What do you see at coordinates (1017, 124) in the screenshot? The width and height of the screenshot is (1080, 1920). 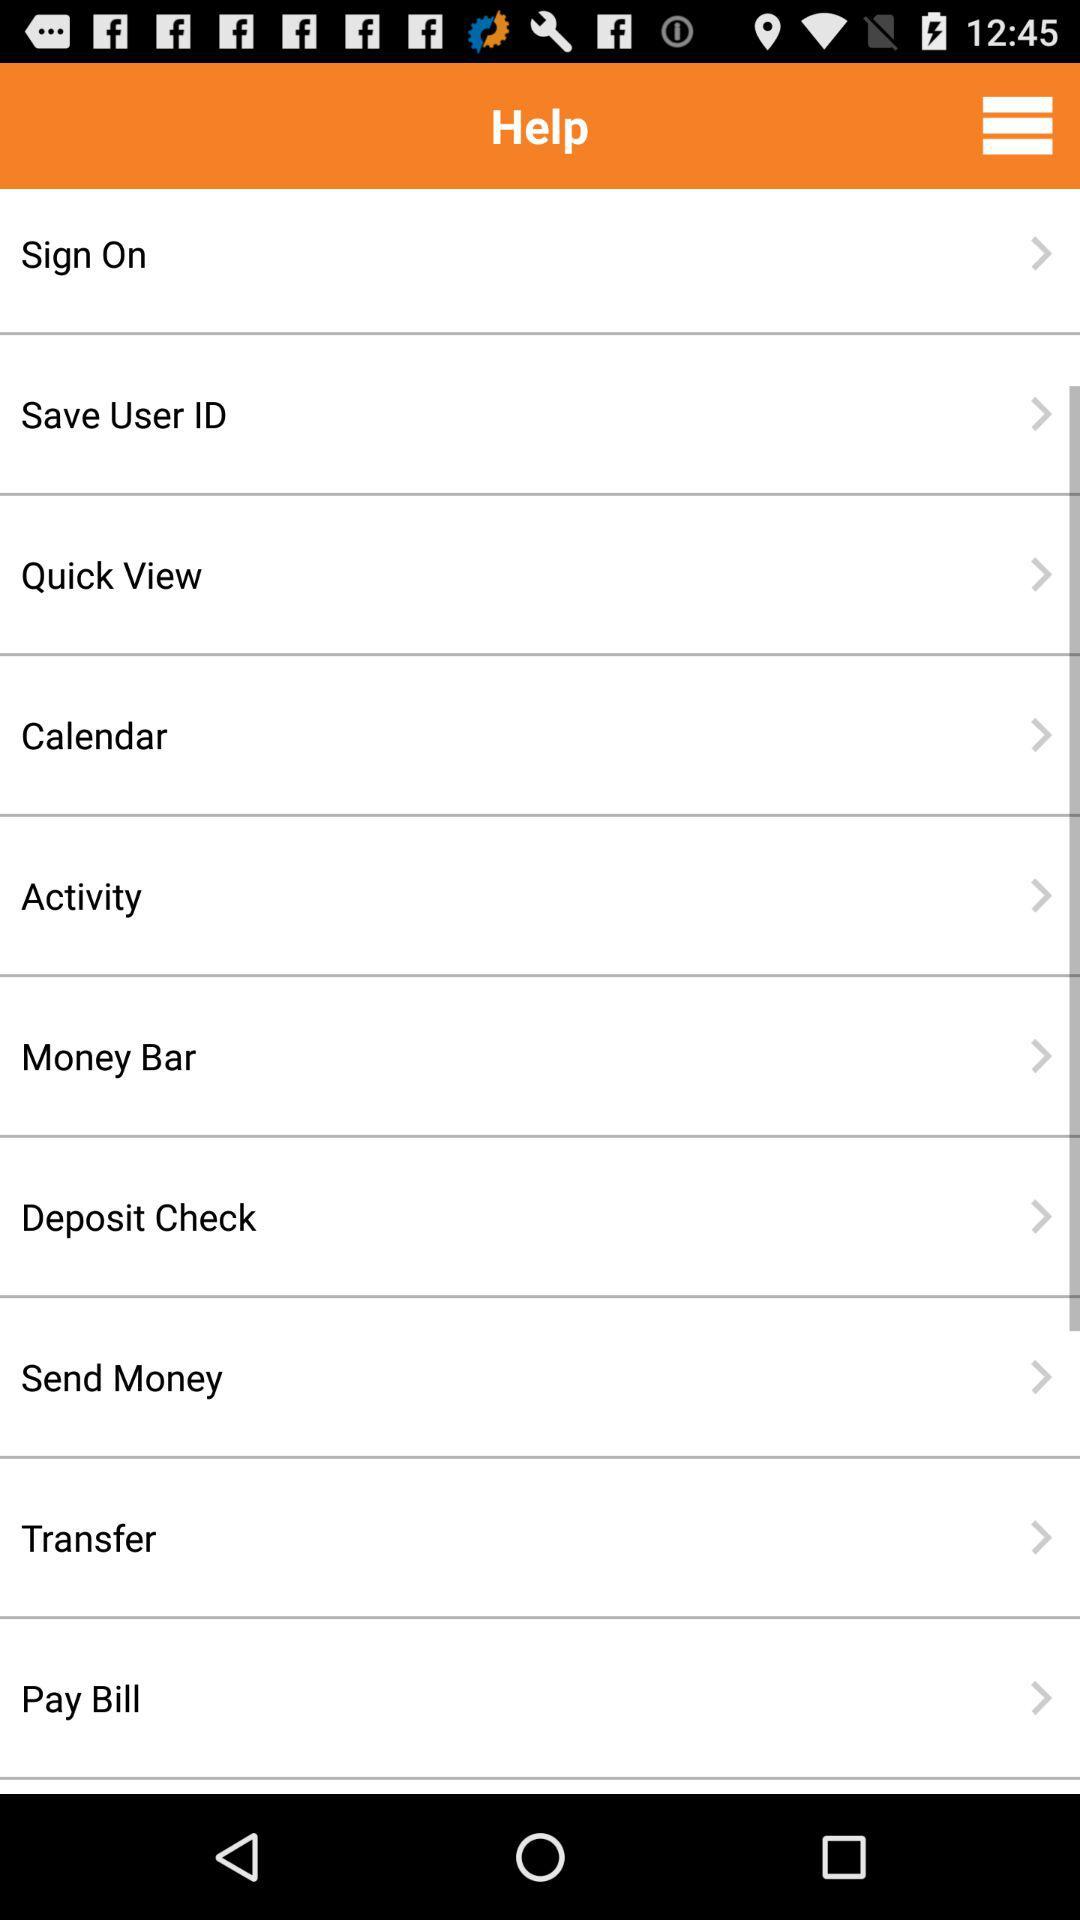 I see `the item to the right of help icon` at bounding box center [1017, 124].